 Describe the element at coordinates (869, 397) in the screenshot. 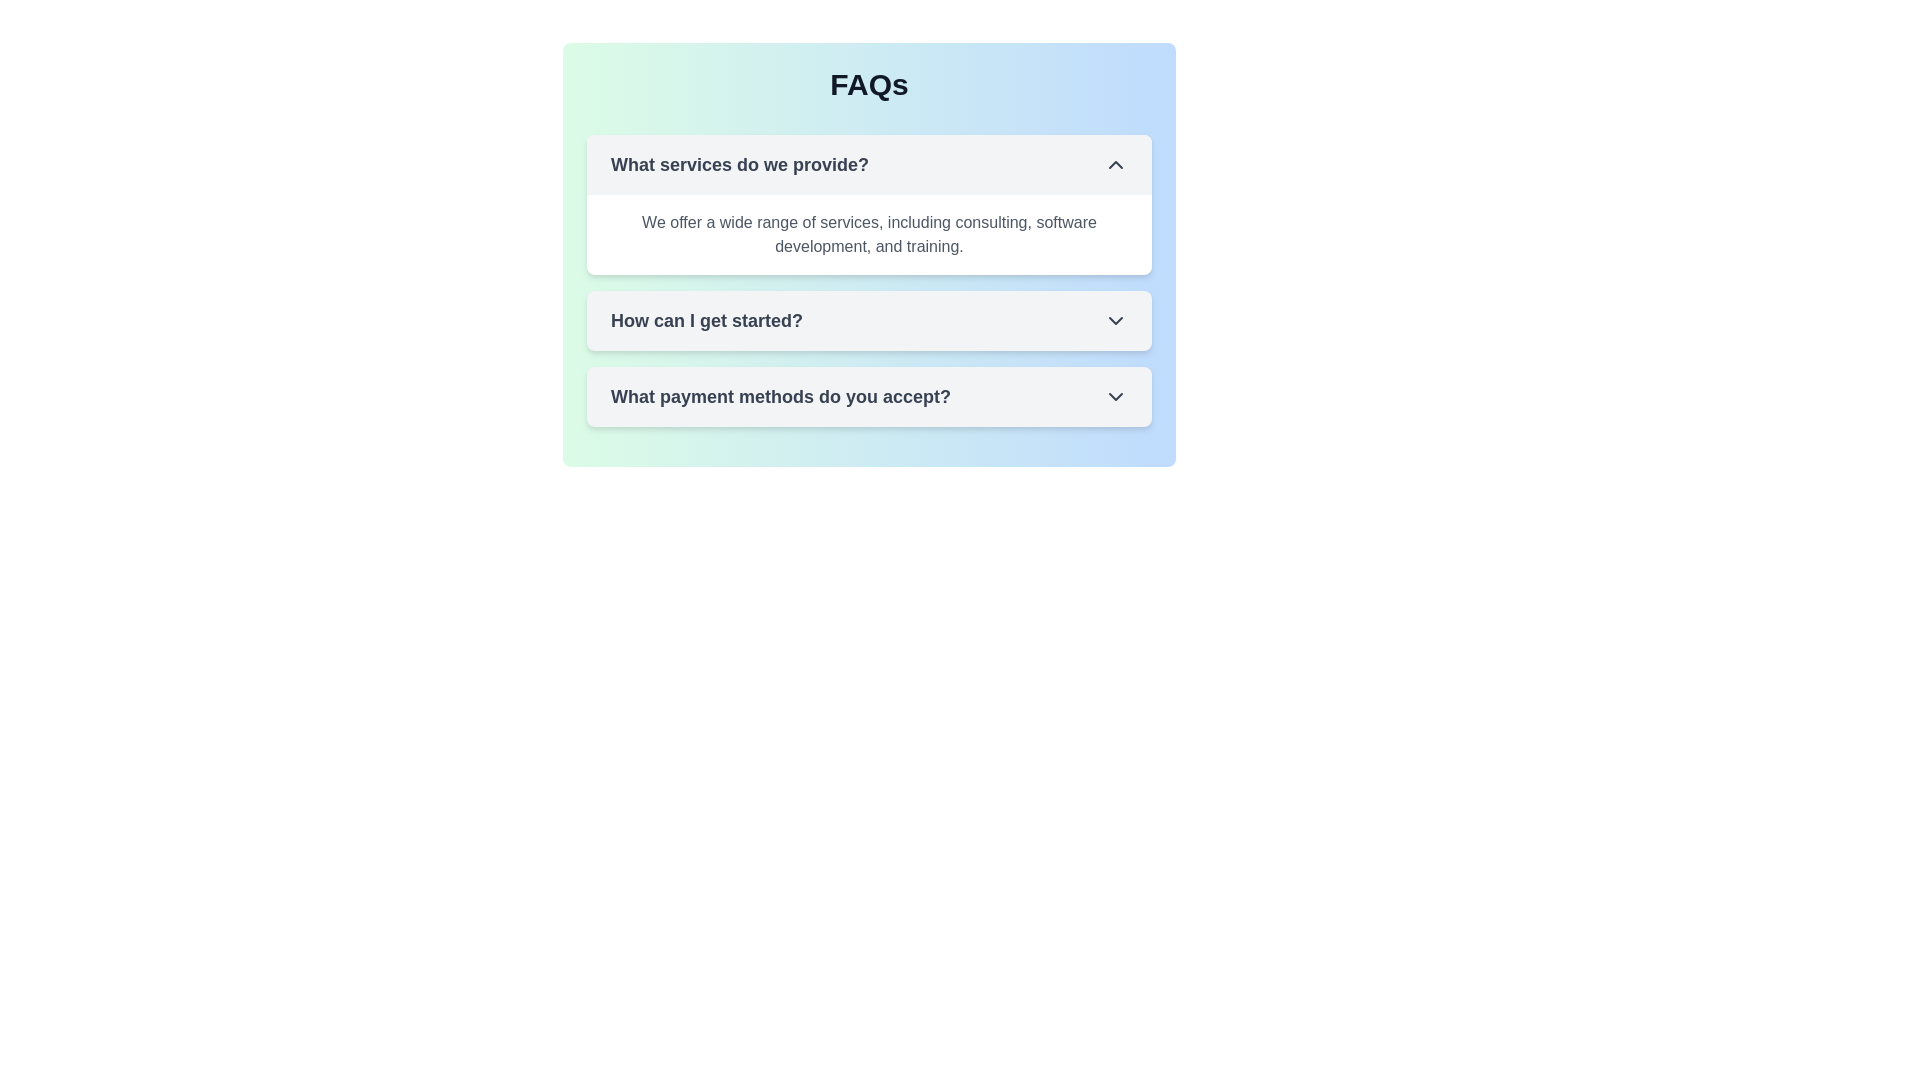

I see `the Interactive FAQ header for payment methods` at that location.